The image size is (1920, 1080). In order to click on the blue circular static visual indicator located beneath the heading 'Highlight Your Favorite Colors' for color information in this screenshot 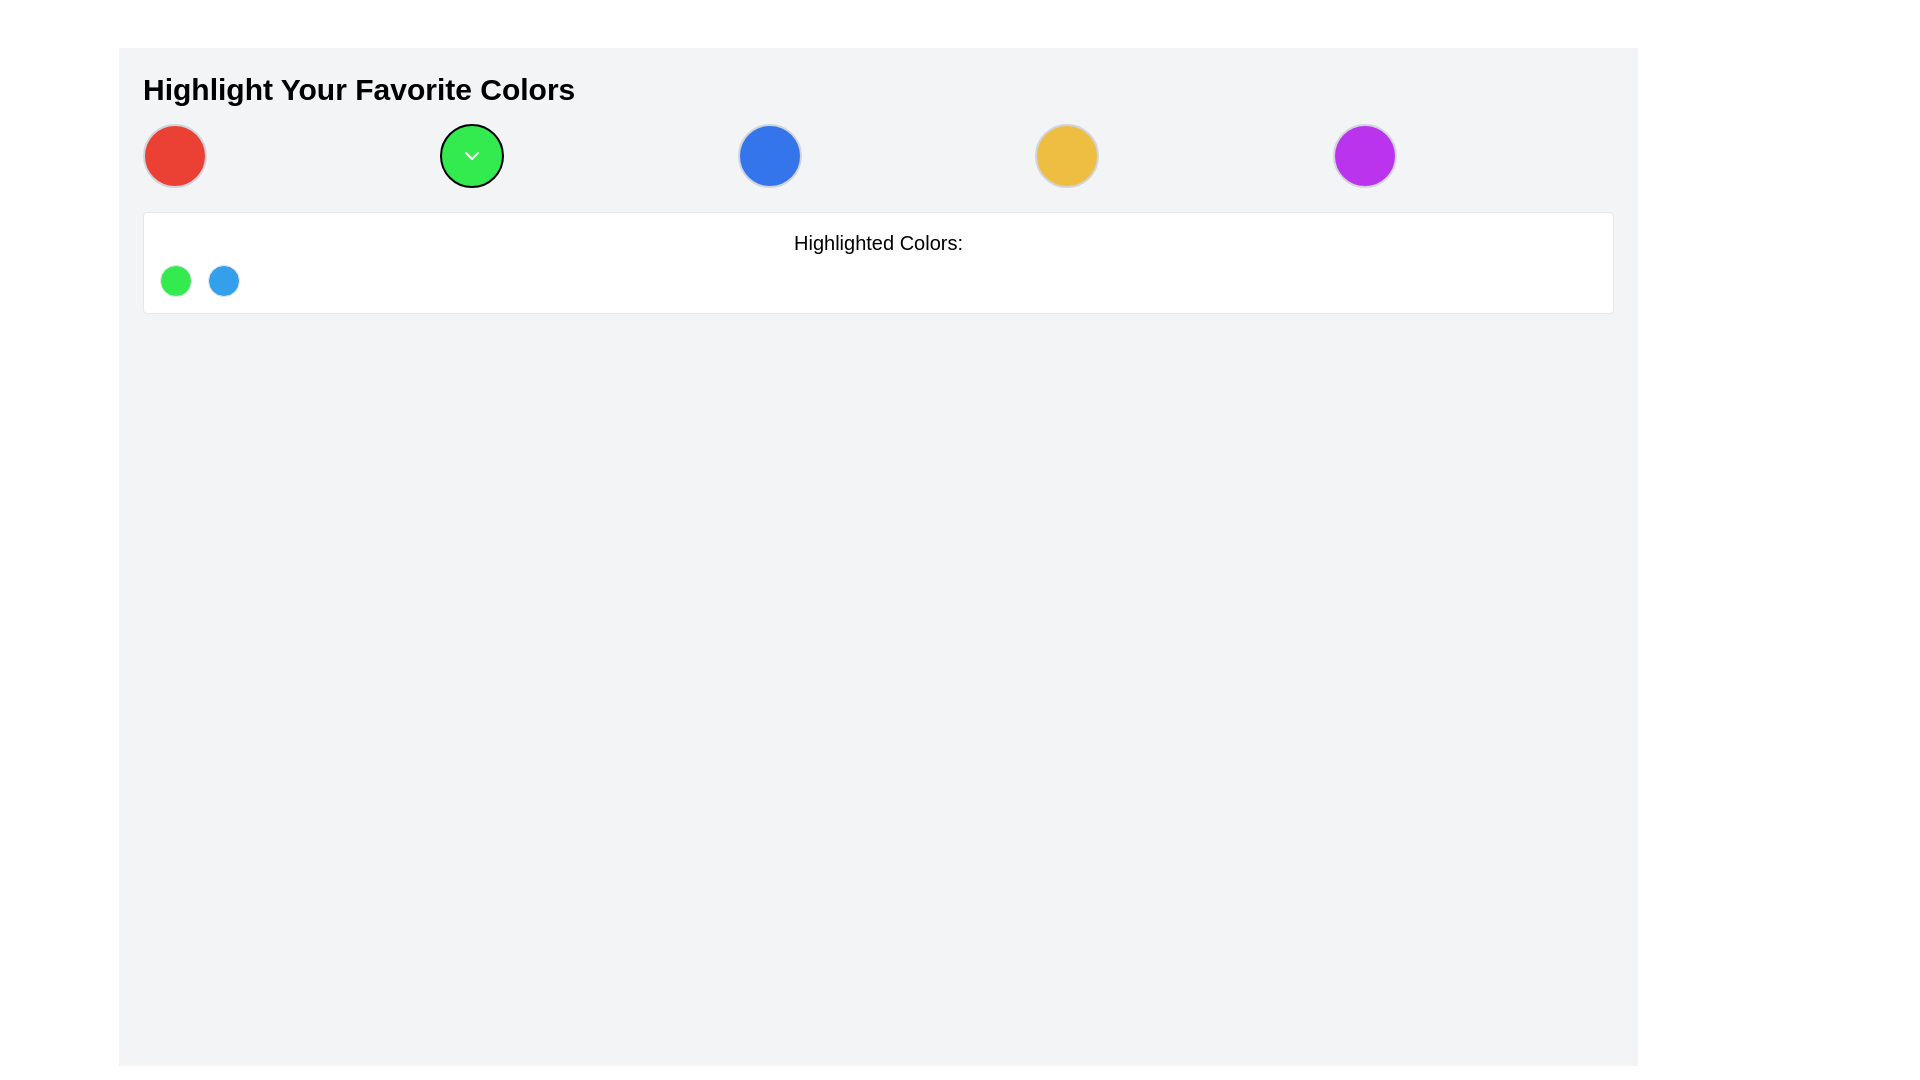, I will do `click(224, 281)`.